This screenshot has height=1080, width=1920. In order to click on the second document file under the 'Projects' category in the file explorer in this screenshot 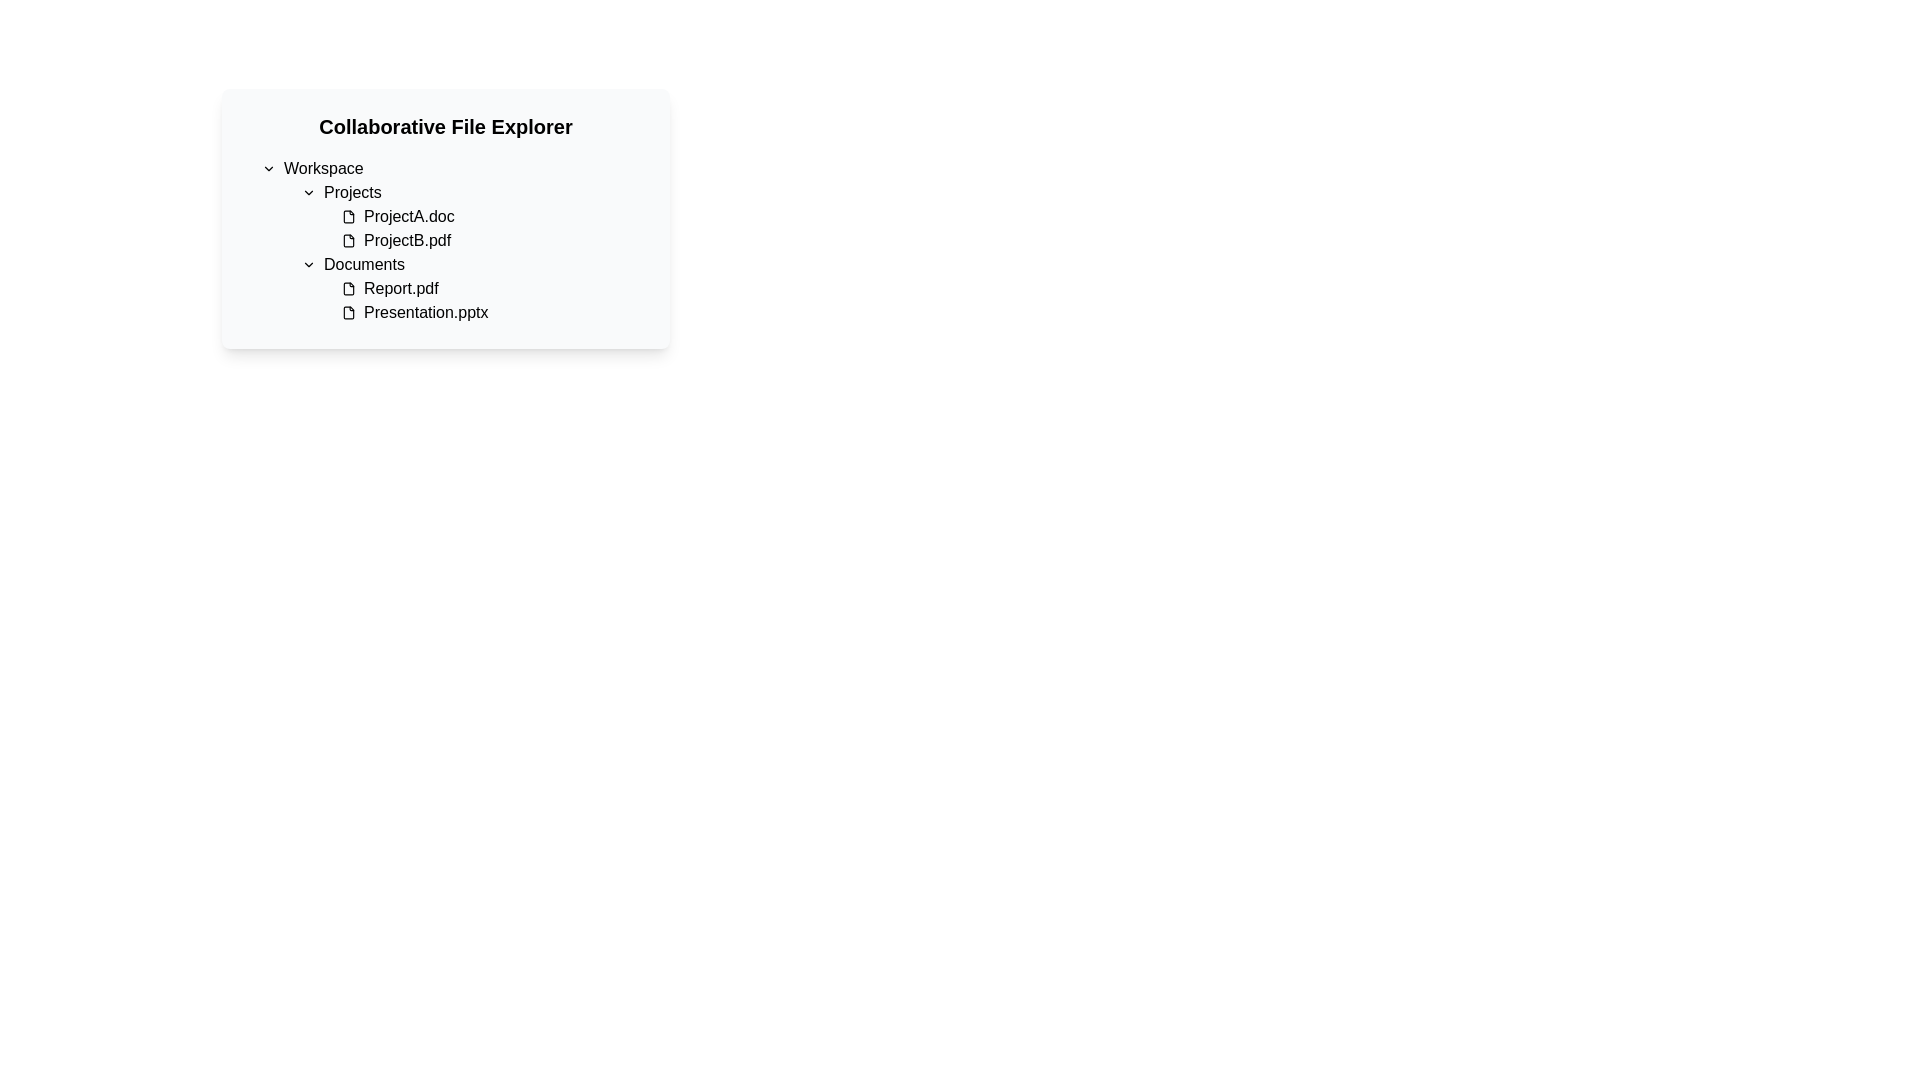, I will do `click(485, 227)`.